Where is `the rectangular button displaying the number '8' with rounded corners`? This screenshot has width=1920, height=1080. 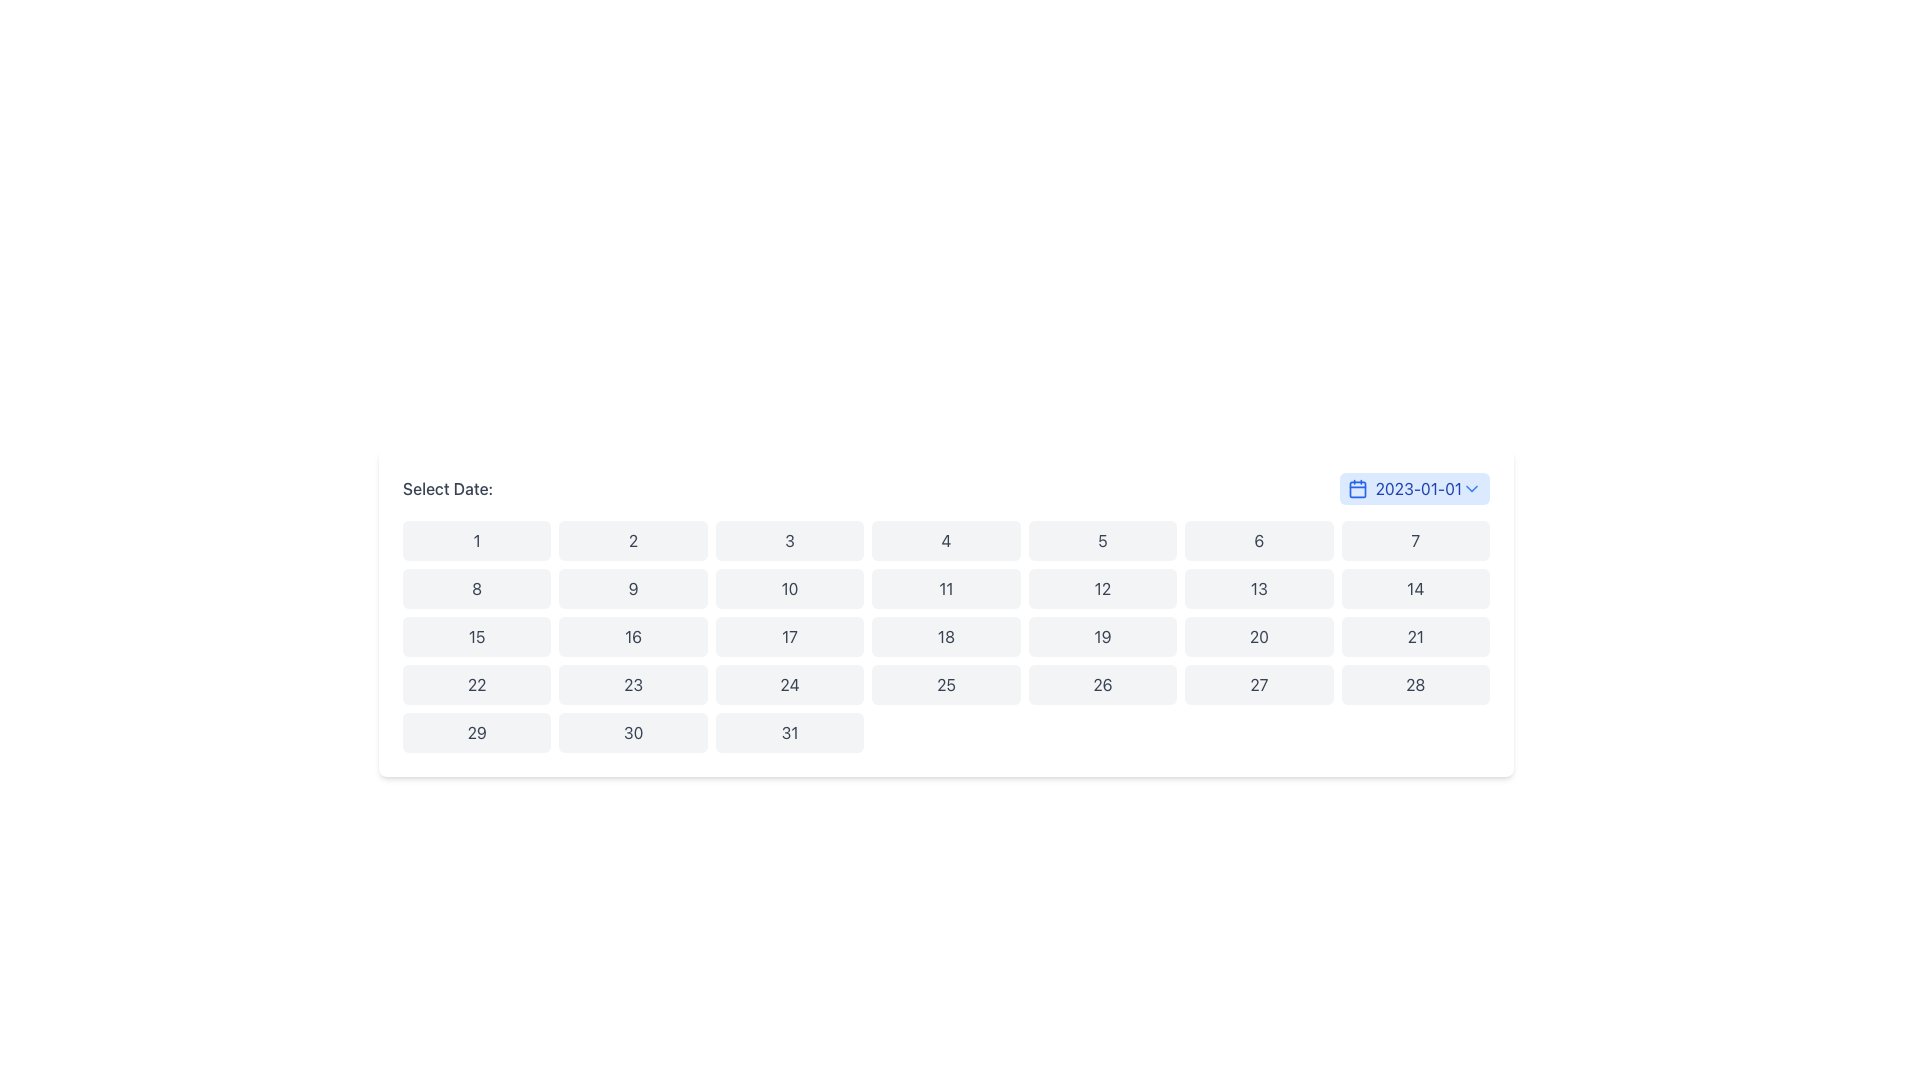 the rectangular button displaying the number '8' with rounded corners is located at coordinates (476, 588).